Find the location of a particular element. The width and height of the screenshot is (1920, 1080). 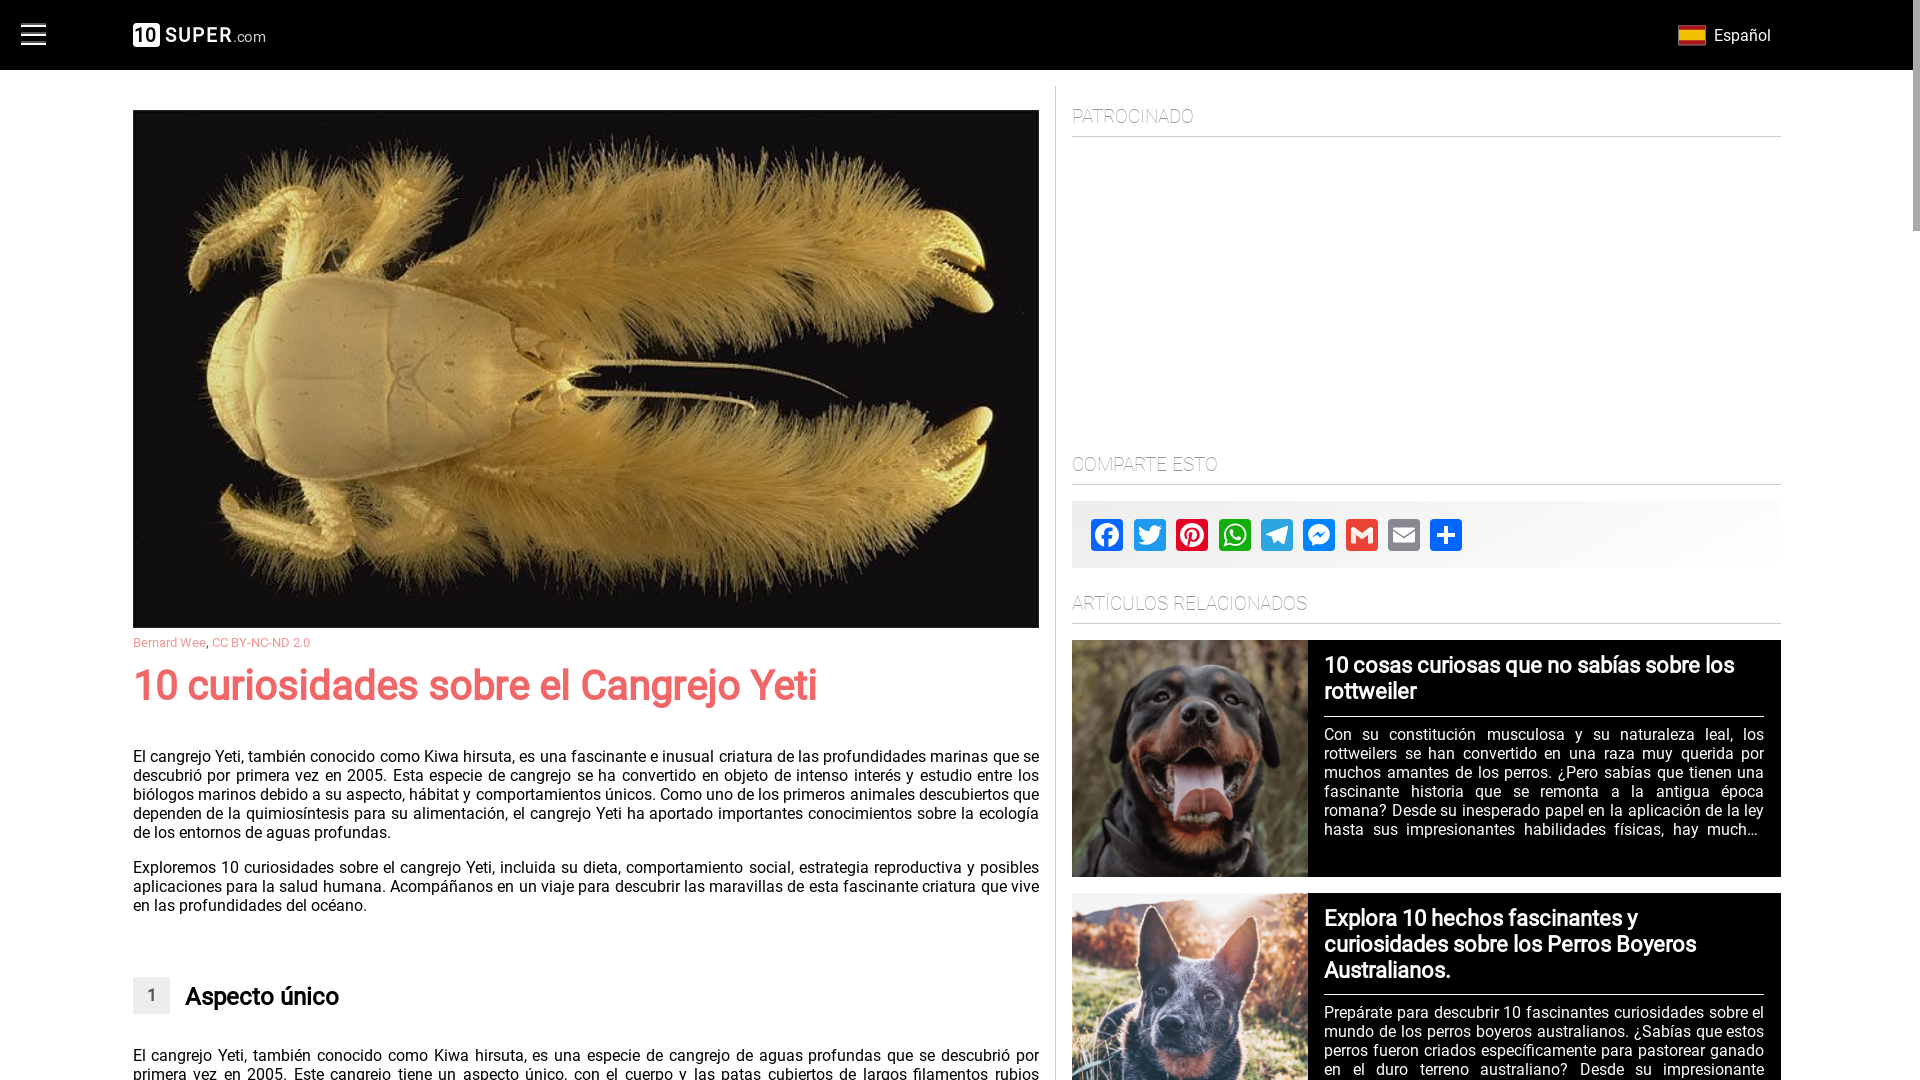

'Twitter' is located at coordinates (1150, 534).